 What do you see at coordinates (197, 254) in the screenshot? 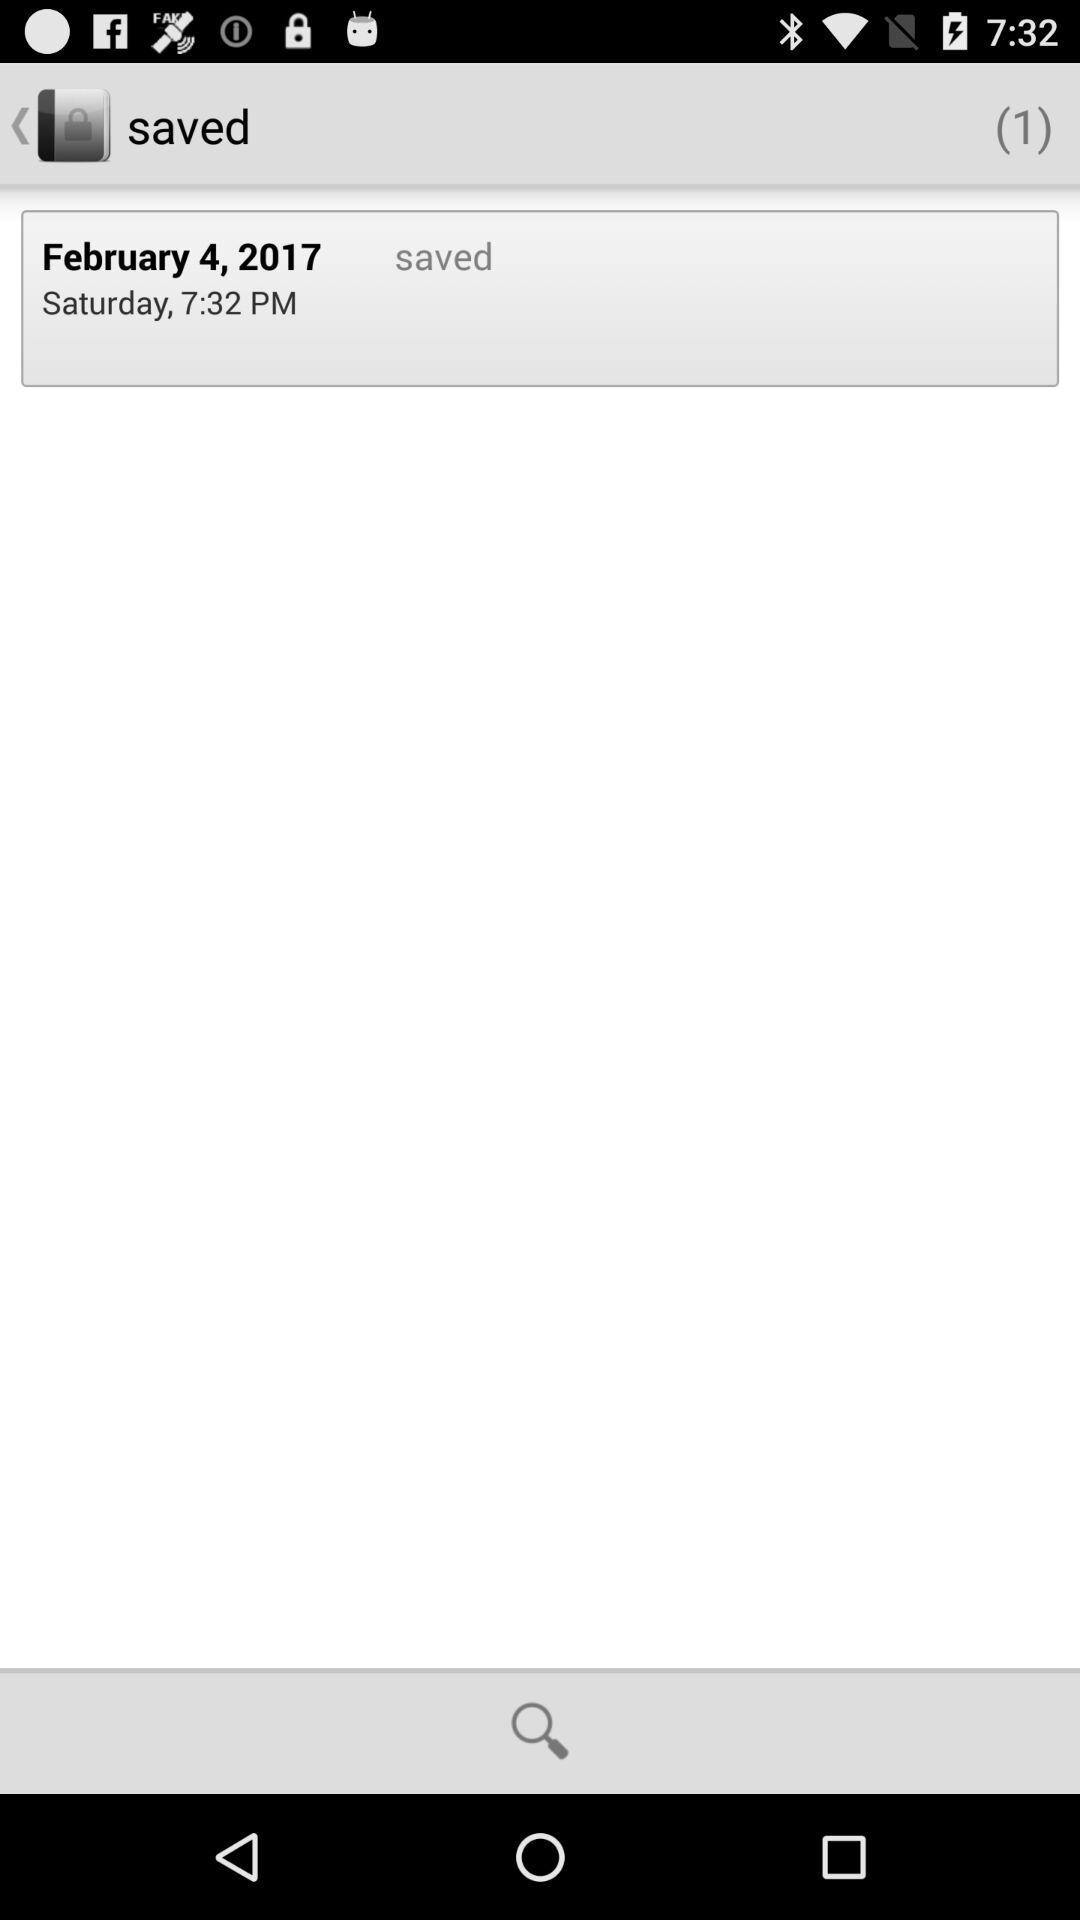
I see `app next to saved` at bounding box center [197, 254].